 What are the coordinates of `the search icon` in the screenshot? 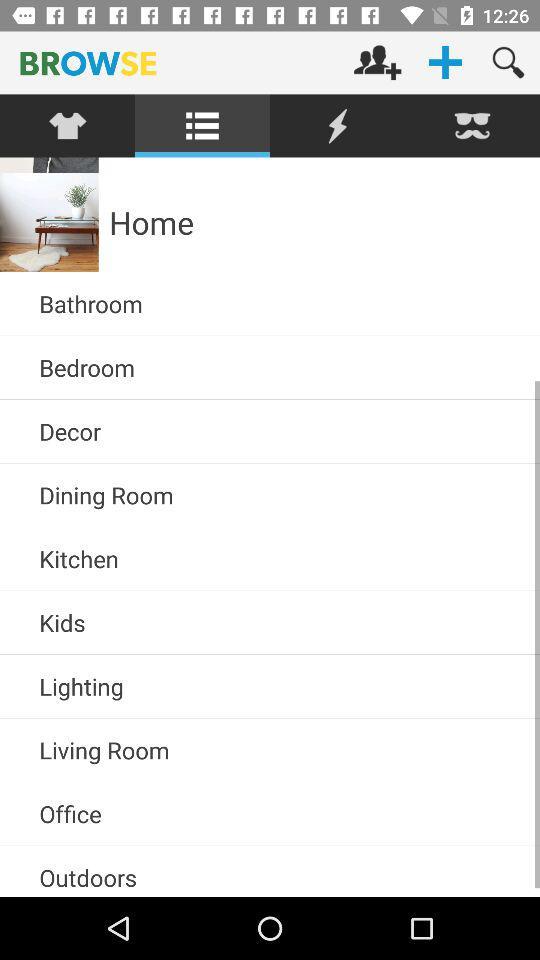 It's located at (508, 62).